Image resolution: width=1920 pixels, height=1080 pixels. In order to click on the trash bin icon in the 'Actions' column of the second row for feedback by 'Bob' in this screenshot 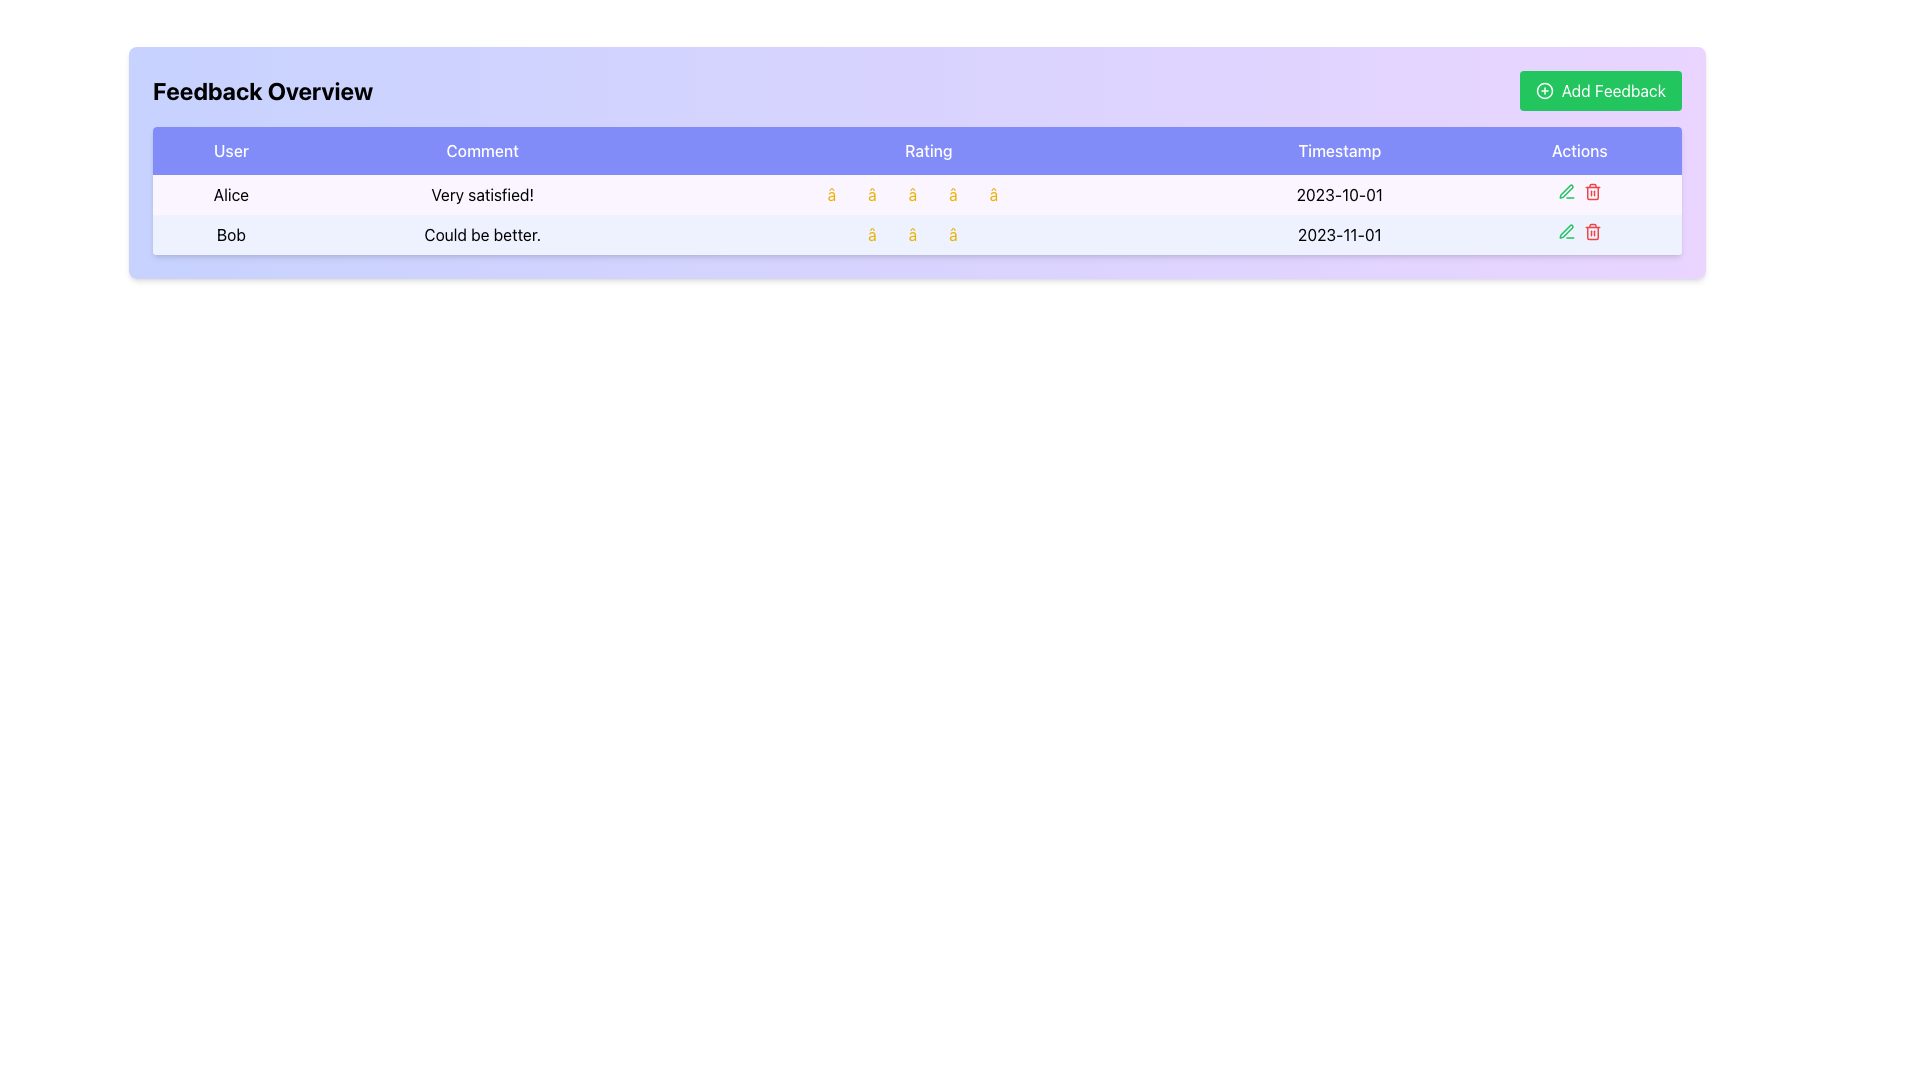, I will do `click(1591, 232)`.